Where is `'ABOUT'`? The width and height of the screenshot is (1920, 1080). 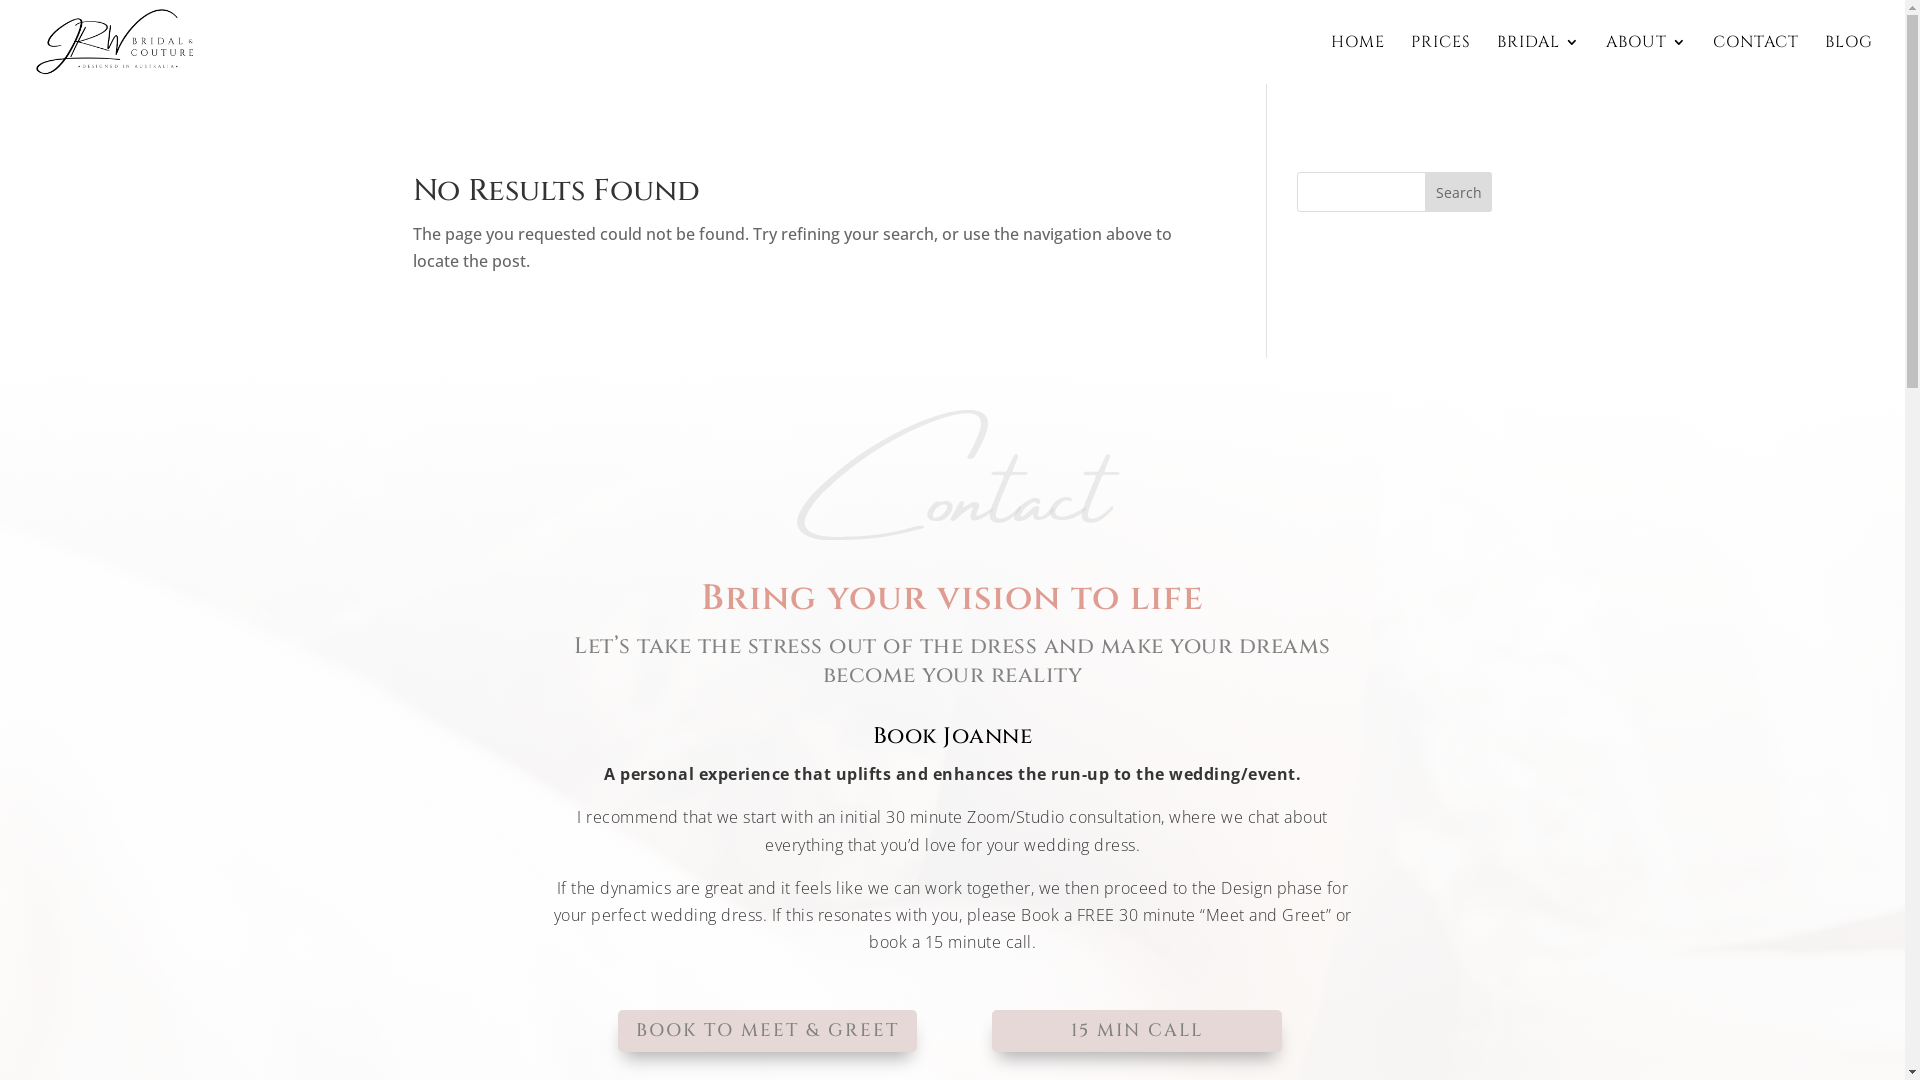 'ABOUT' is located at coordinates (1646, 58).